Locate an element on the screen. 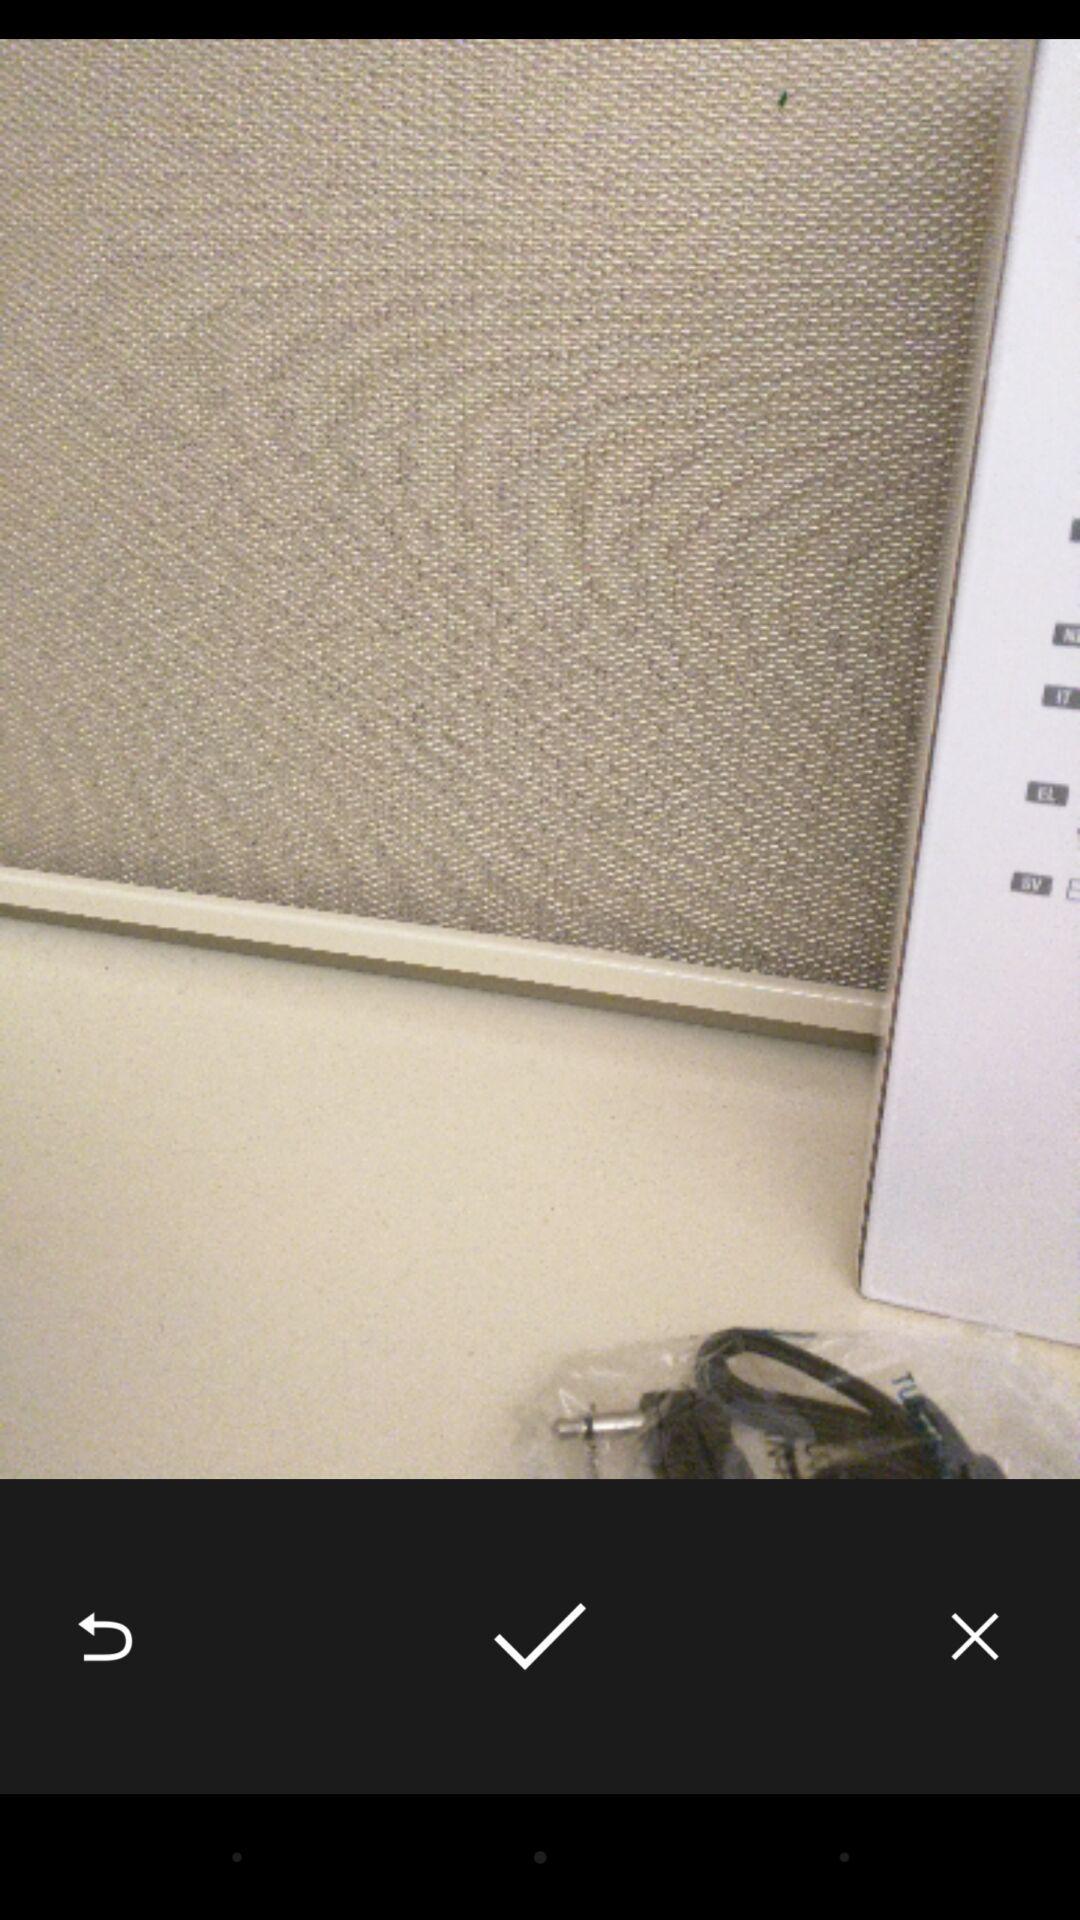 The height and width of the screenshot is (1920, 1080). the item at the bottom right corner is located at coordinates (974, 1636).